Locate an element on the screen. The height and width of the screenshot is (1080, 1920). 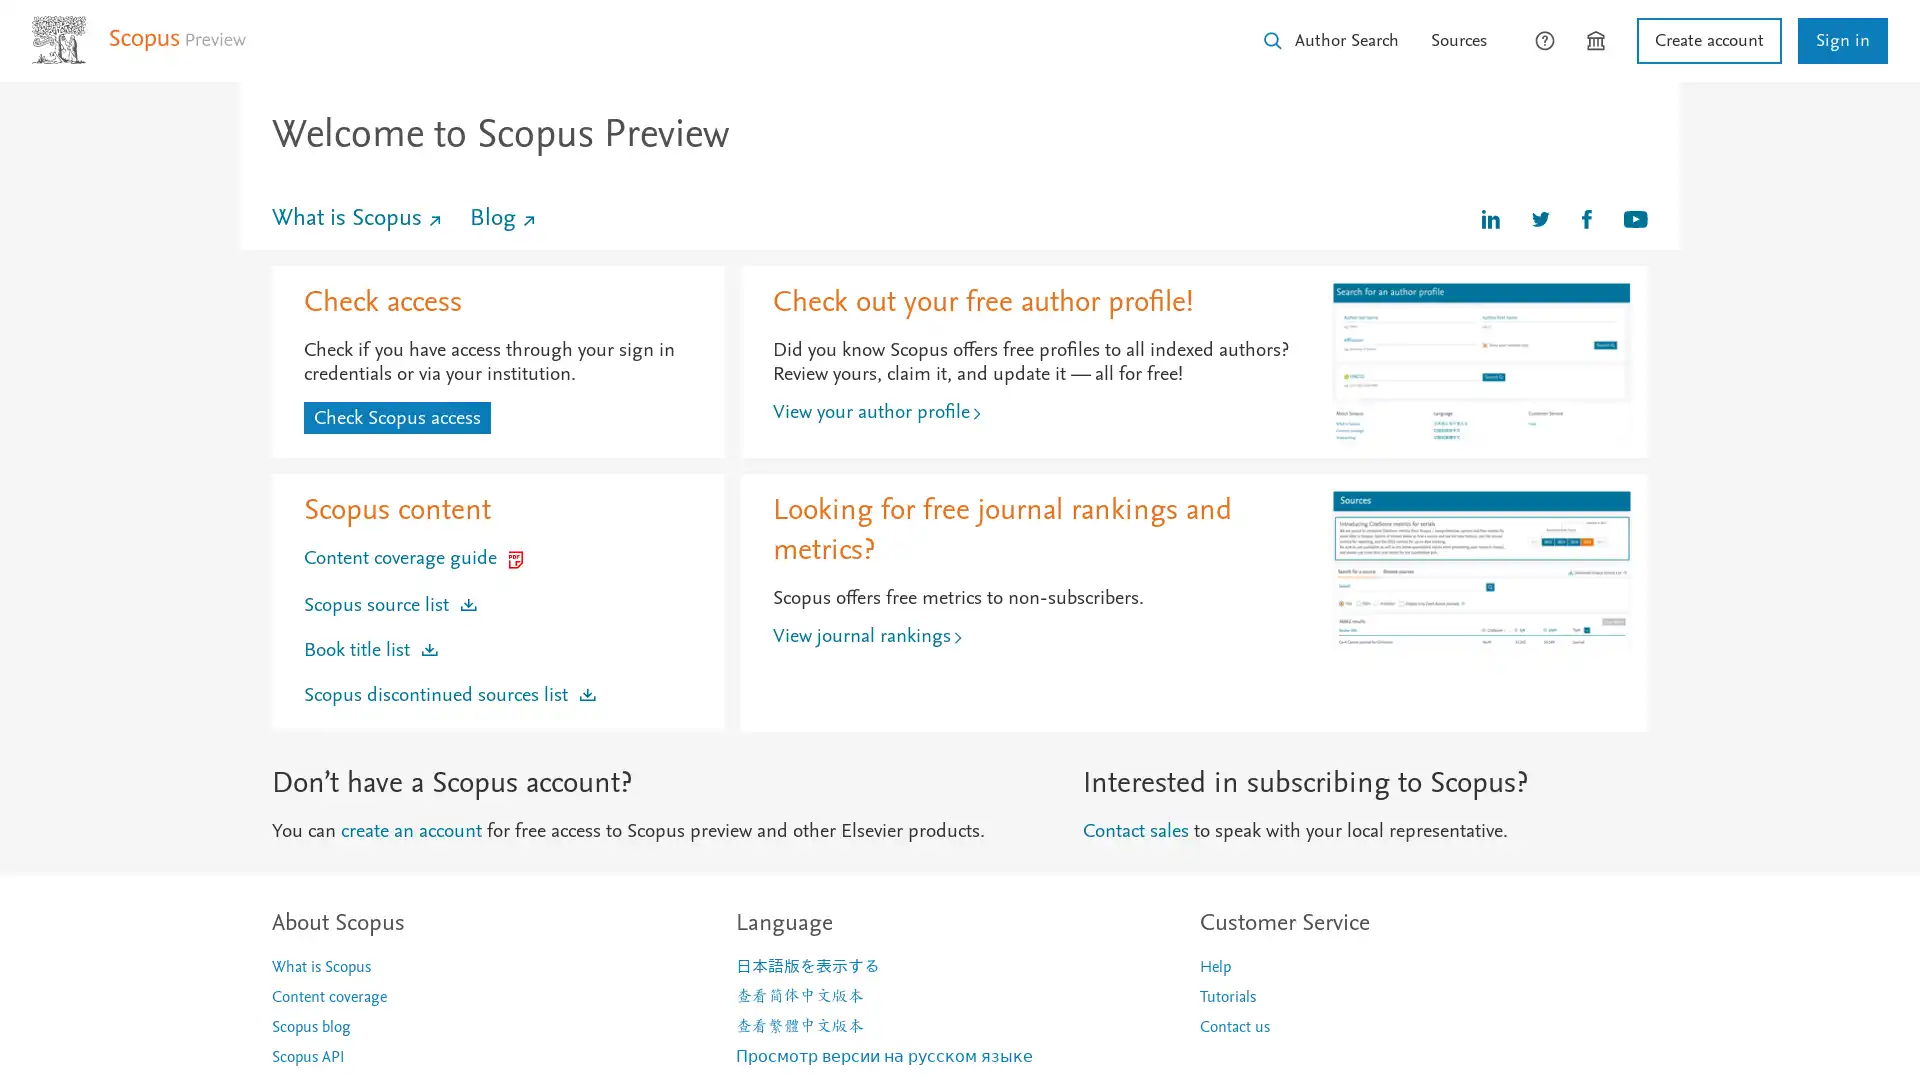
Share your thoughts is located at coordinates (1776, 991).